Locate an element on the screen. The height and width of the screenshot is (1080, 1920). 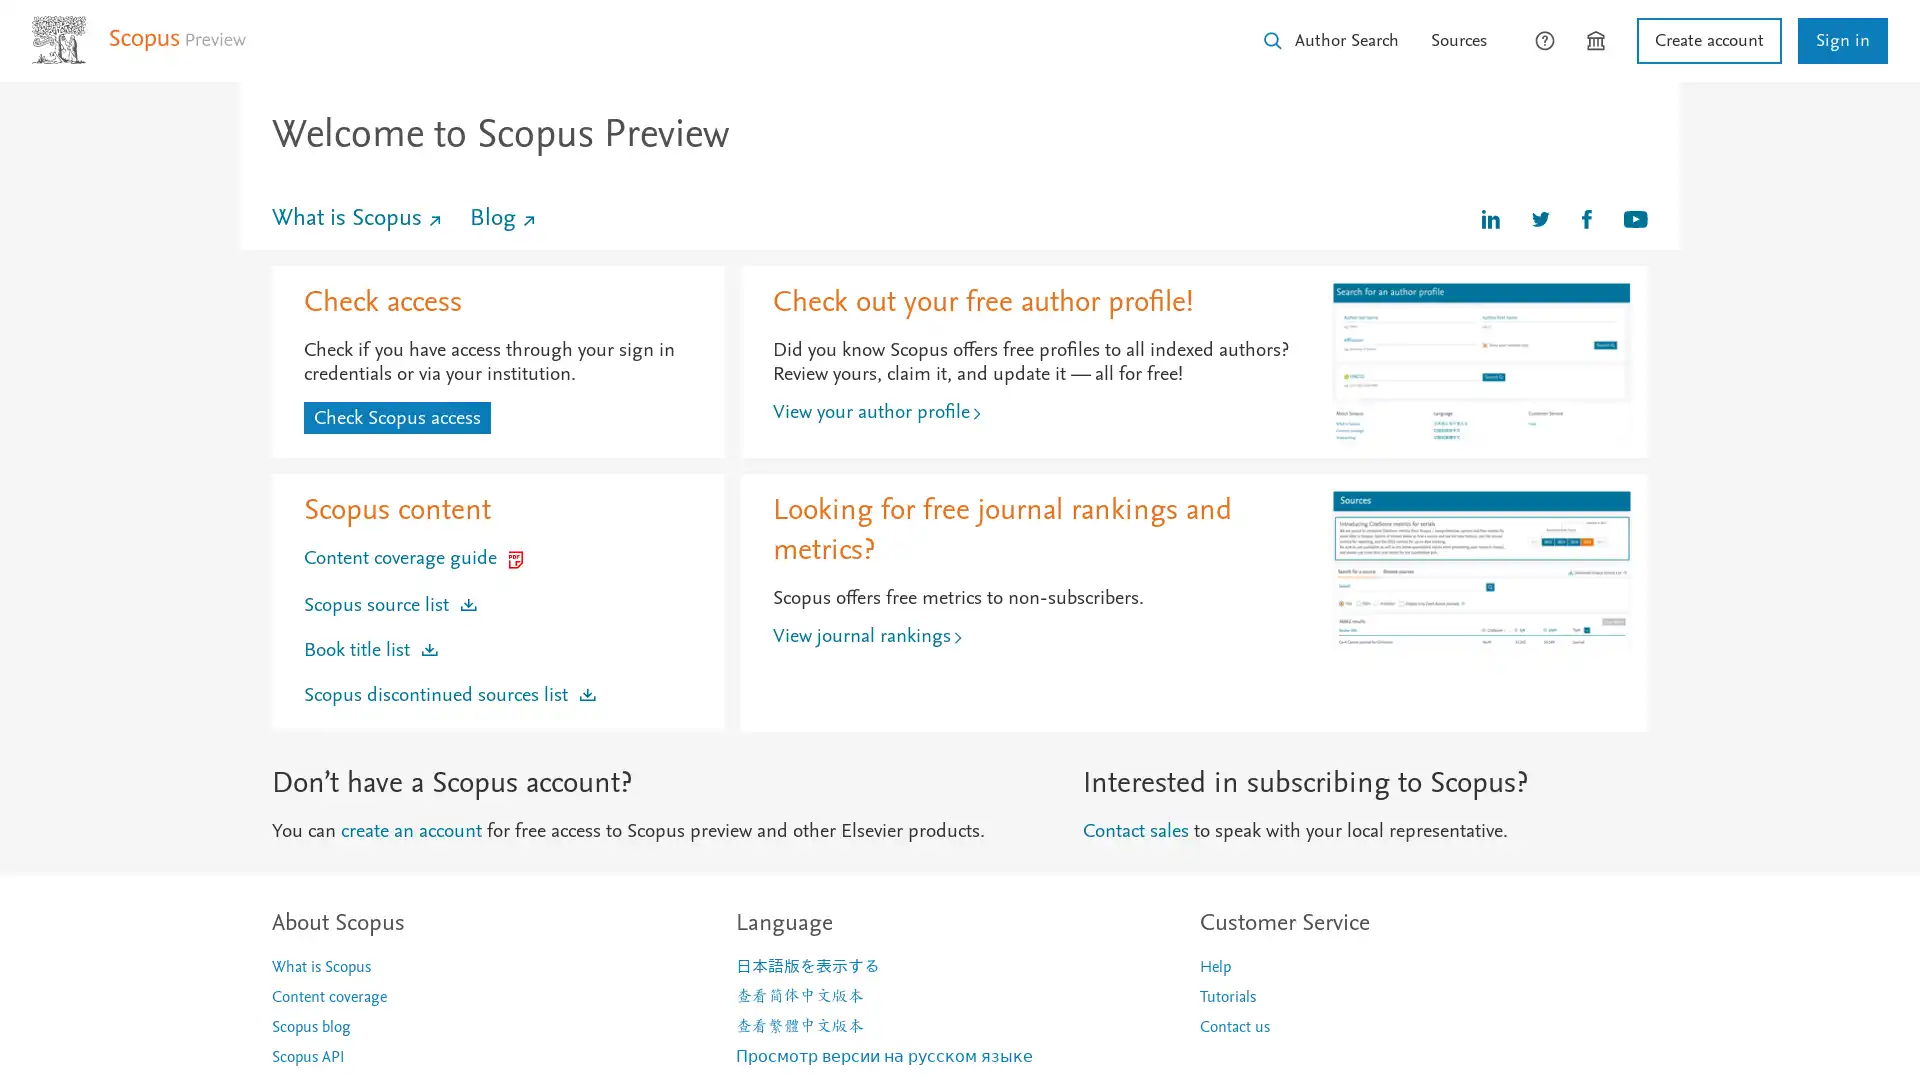
Share your thoughts is located at coordinates (1776, 991).